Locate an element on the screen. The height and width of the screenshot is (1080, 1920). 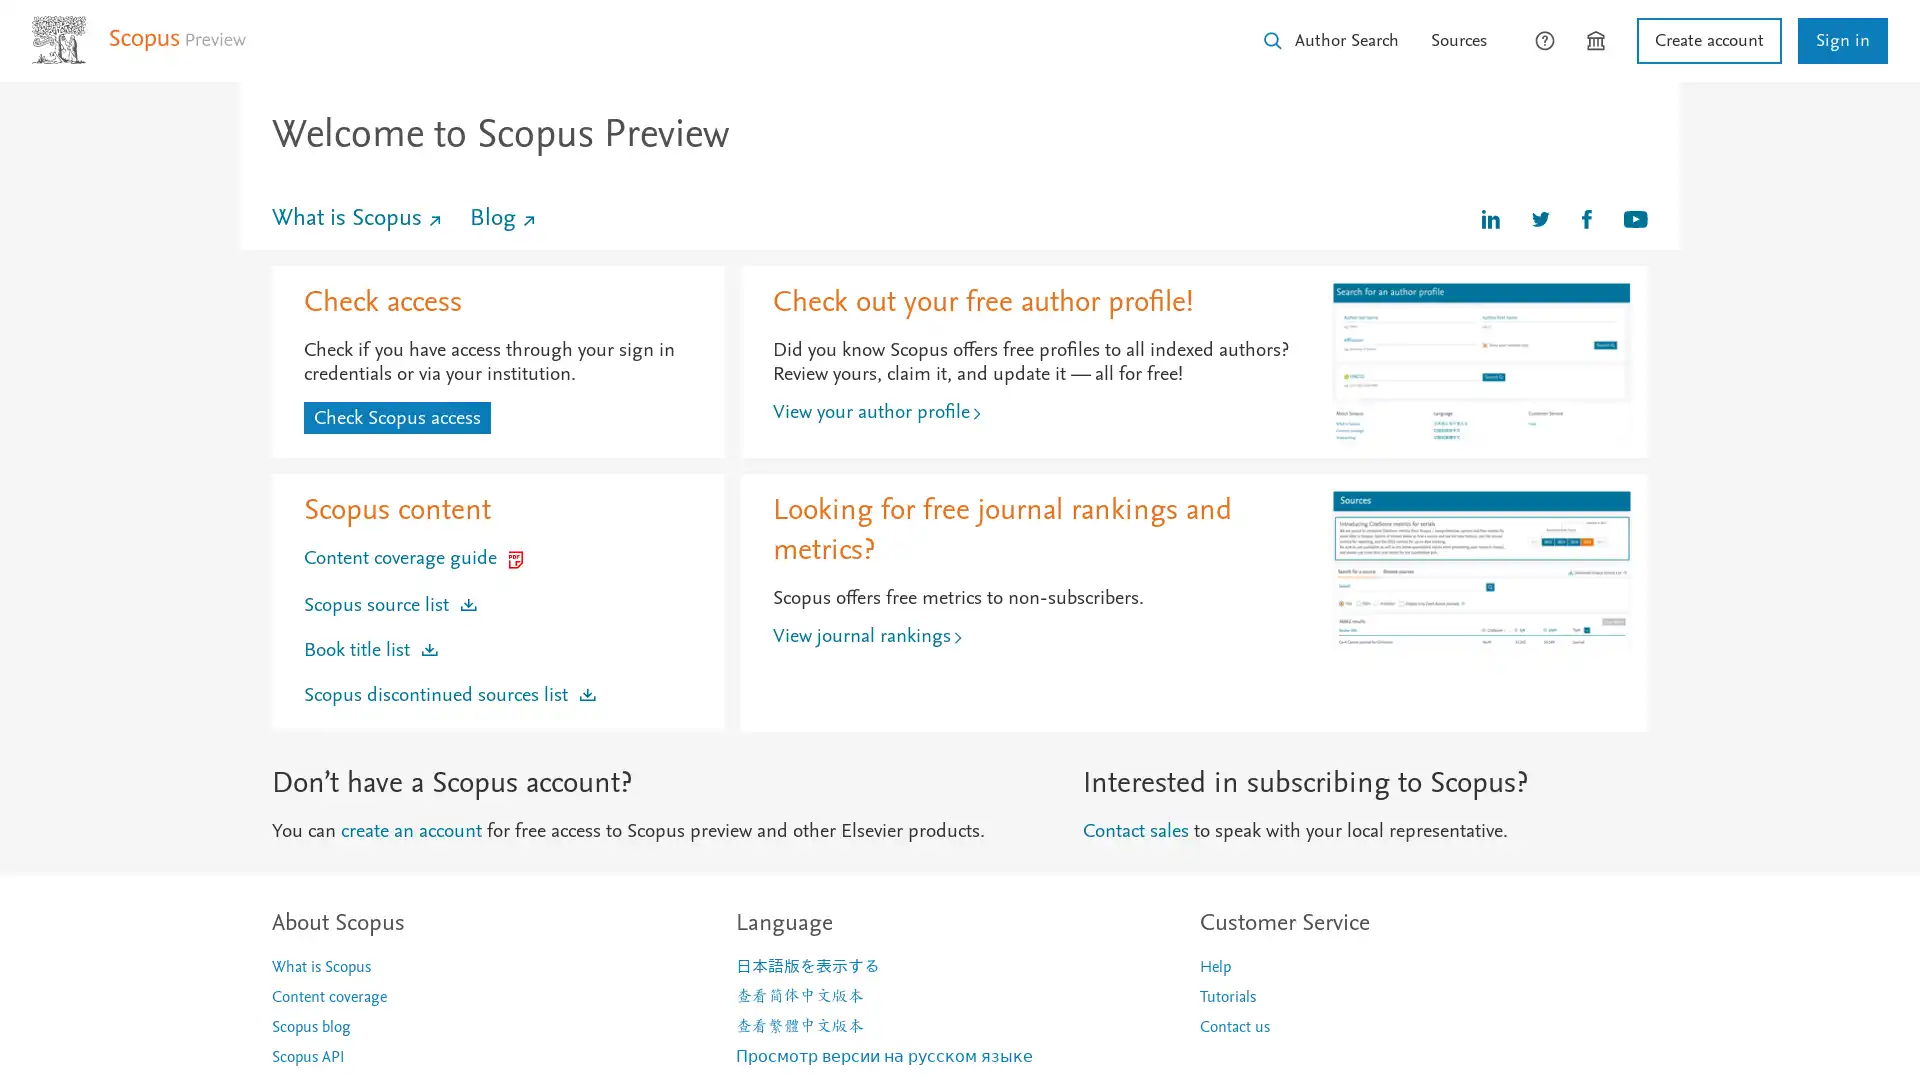
Share your thoughts is located at coordinates (1776, 991).